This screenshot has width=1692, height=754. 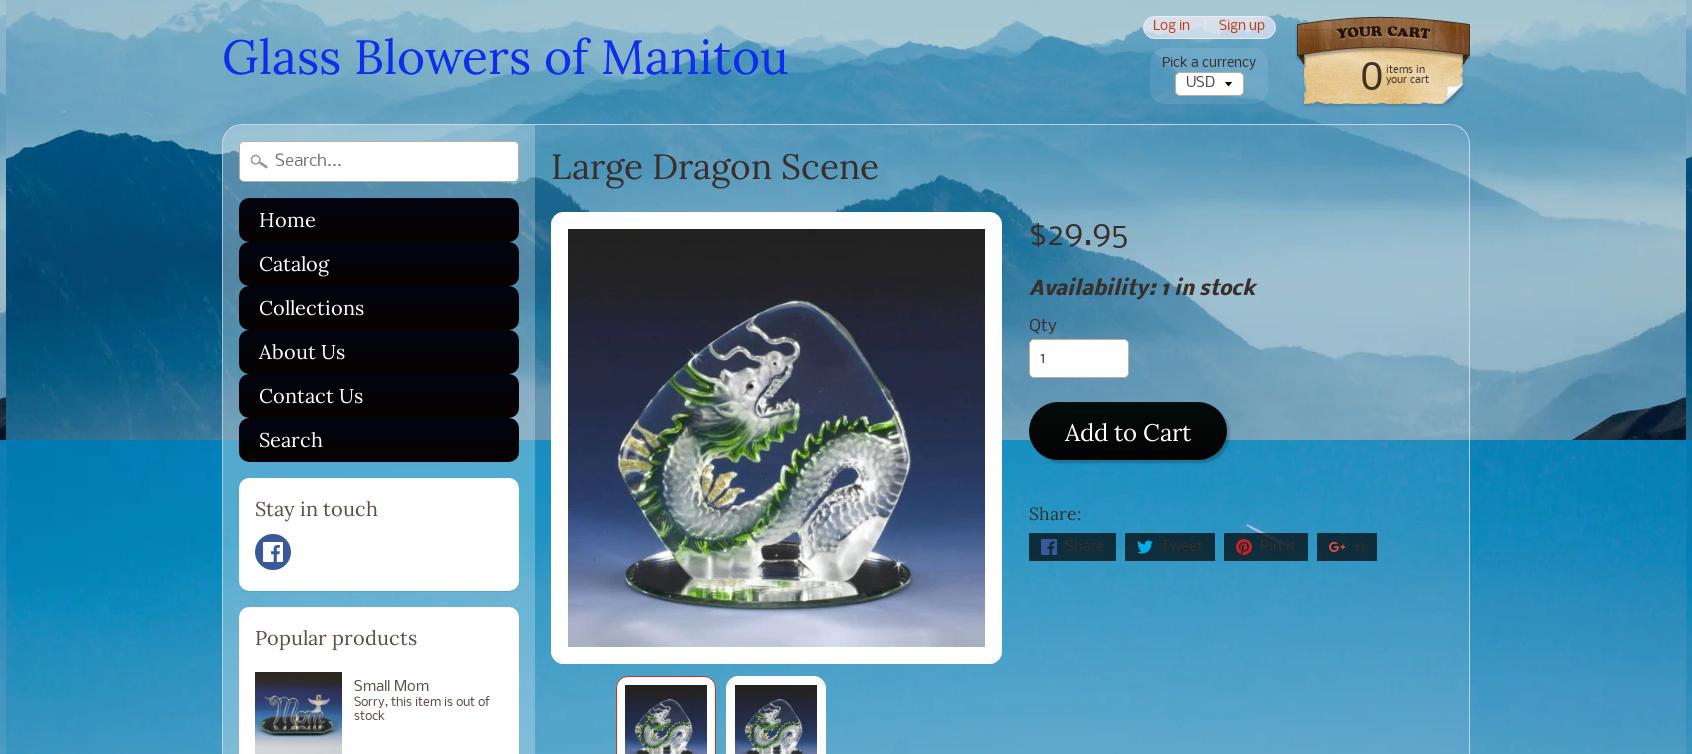 What do you see at coordinates (1180, 547) in the screenshot?
I see `'Tweet'` at bounding box center [1180, 547].